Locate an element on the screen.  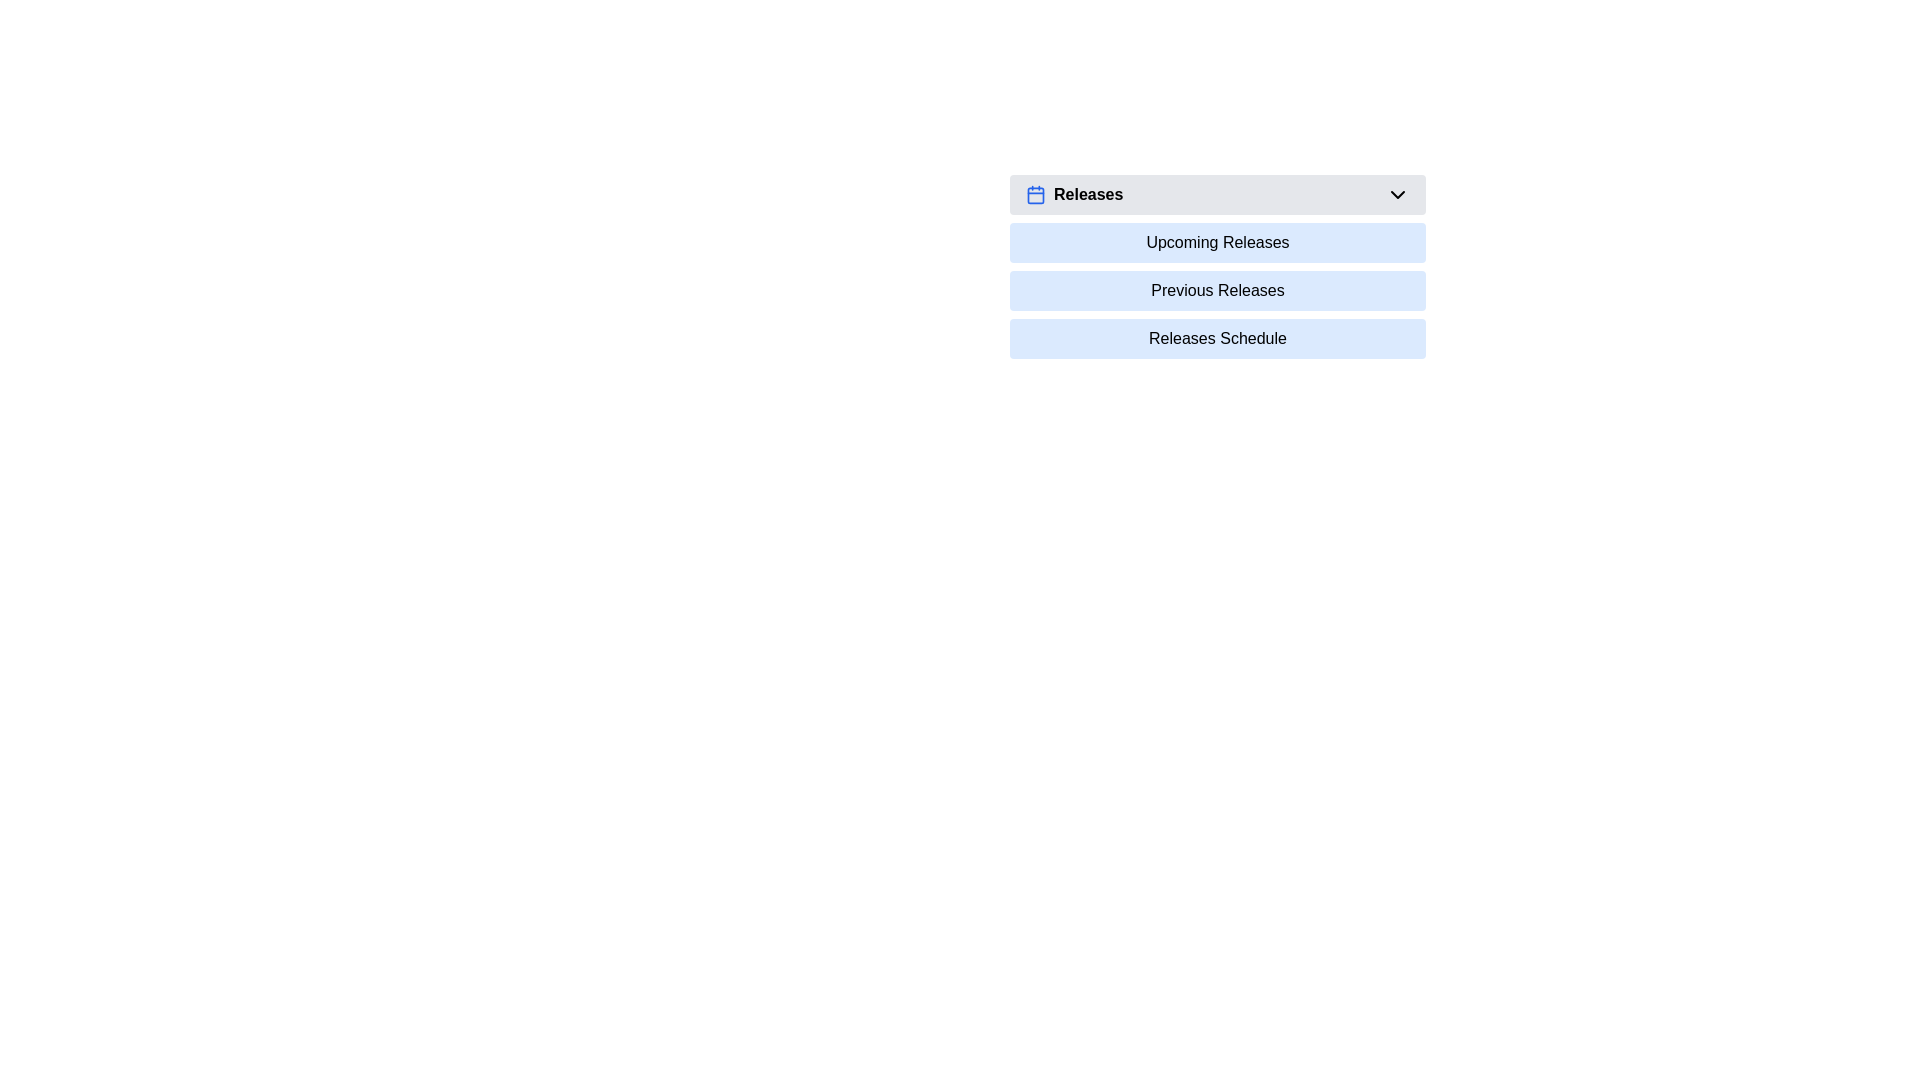
the 'Upcoming Releases' button, which is a rectangular button with black text on a light blue background, to observe the visual feedback change is located at coordinates (1217, 242).